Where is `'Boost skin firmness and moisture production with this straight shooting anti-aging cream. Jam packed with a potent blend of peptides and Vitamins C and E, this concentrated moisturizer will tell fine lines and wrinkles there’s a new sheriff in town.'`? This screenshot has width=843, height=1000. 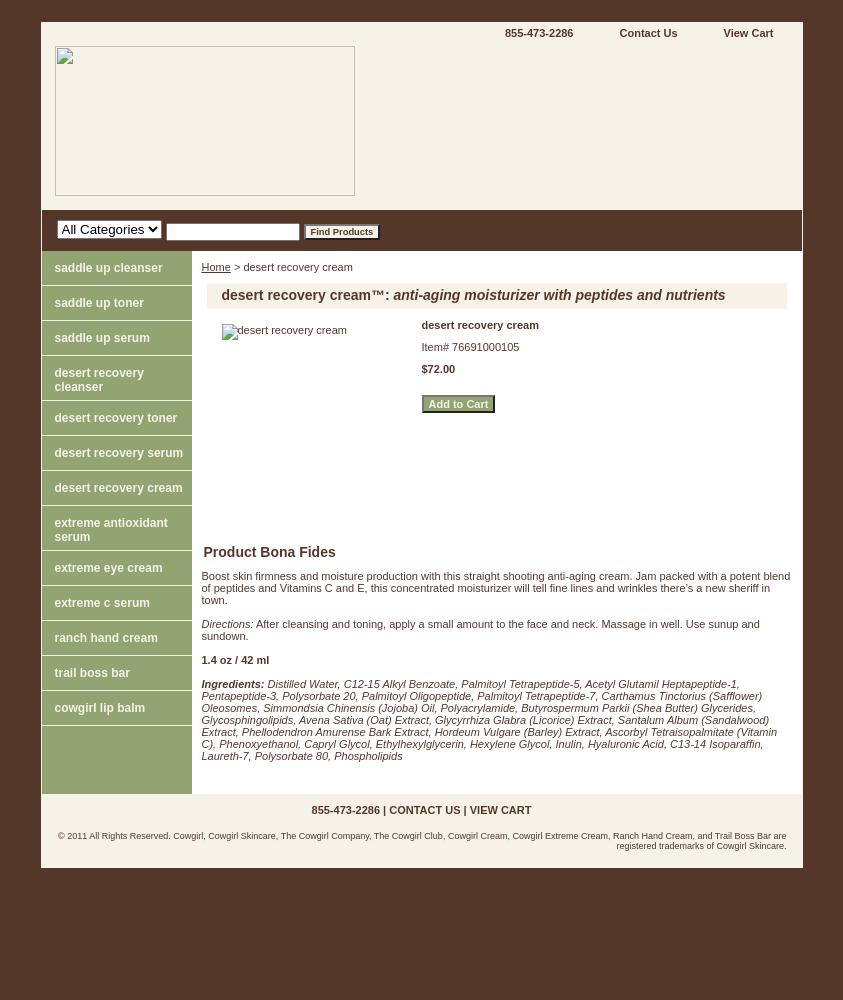
'Boost skin firmness and moisture production with this straight shooting anti-aging cream. Jam packed with a potent blend of peptides and Vitamins C and E, this concentrated moisturizer will tell fine lines and wrinkles there’s a new sheriff in town.' is located at coordinates (495, 586).